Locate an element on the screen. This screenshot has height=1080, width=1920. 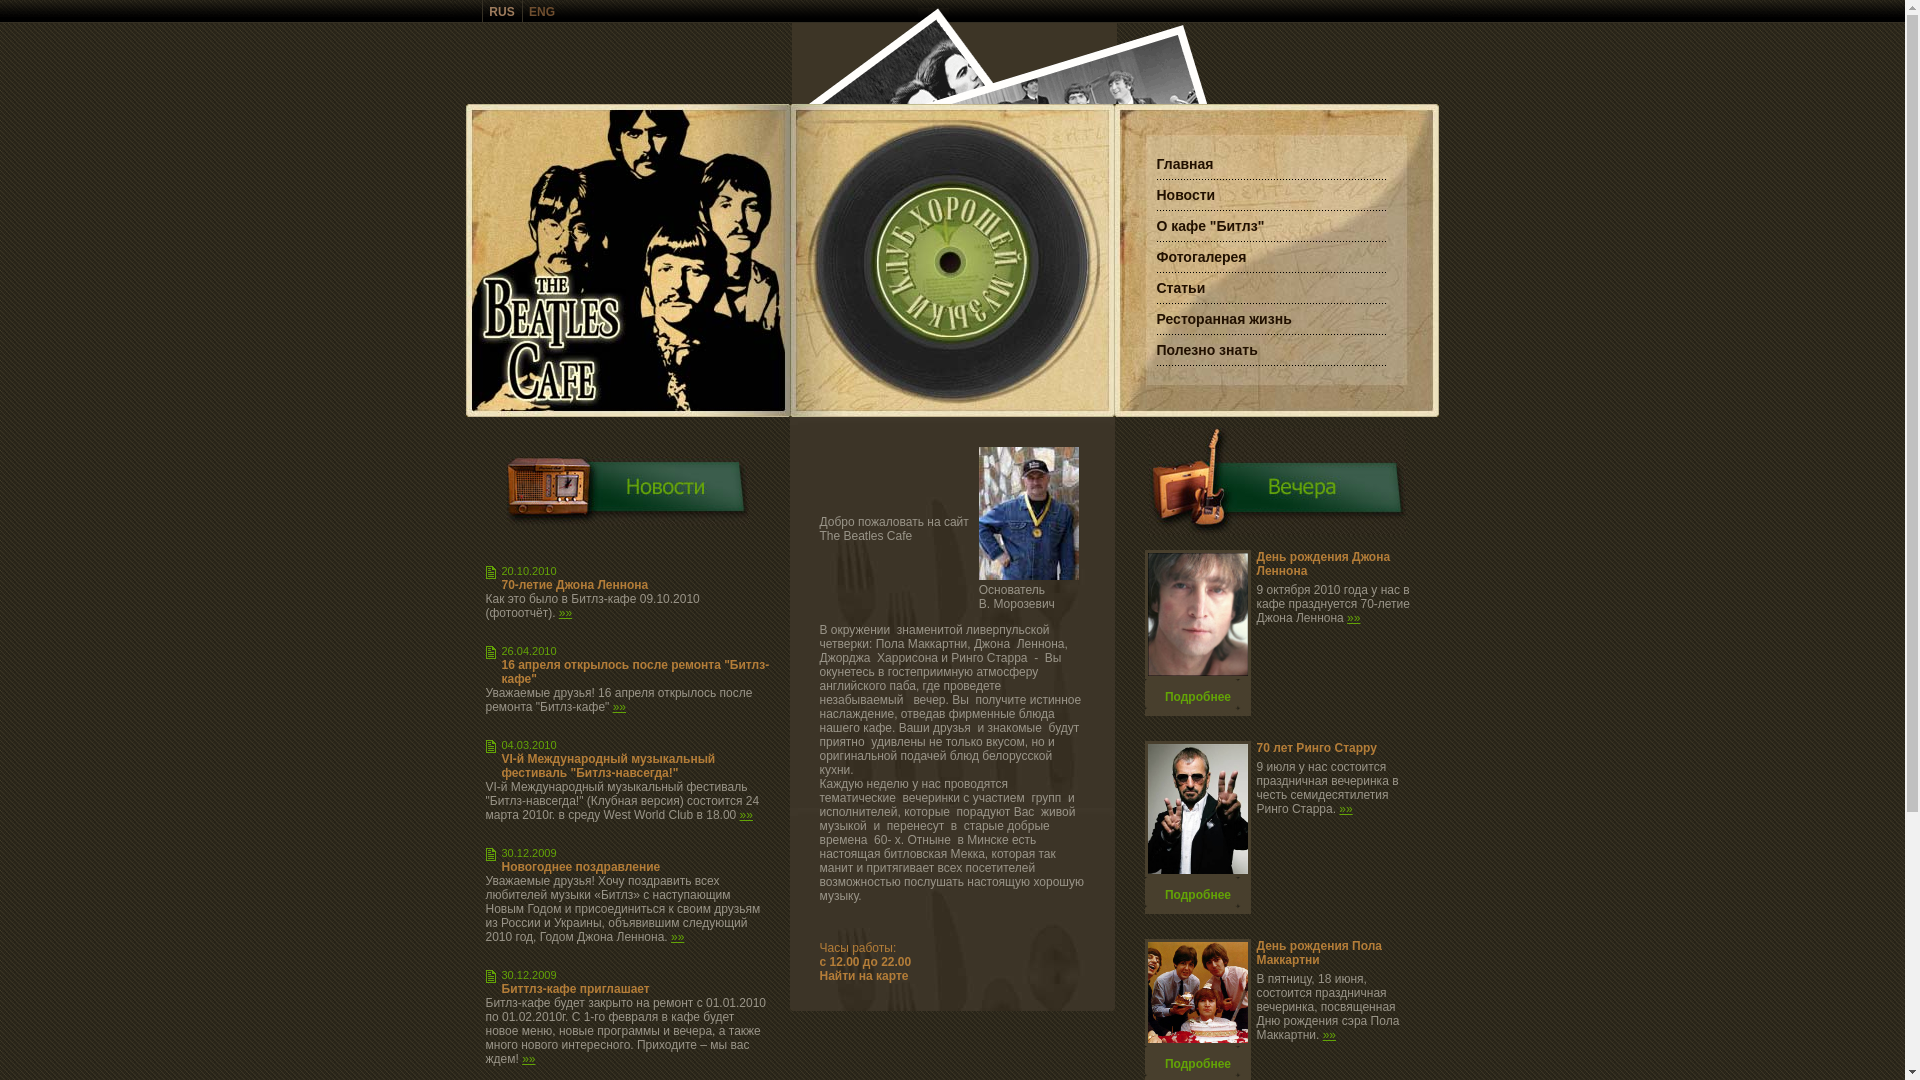
'26.04.2010' is located at coordinates (529, 651).